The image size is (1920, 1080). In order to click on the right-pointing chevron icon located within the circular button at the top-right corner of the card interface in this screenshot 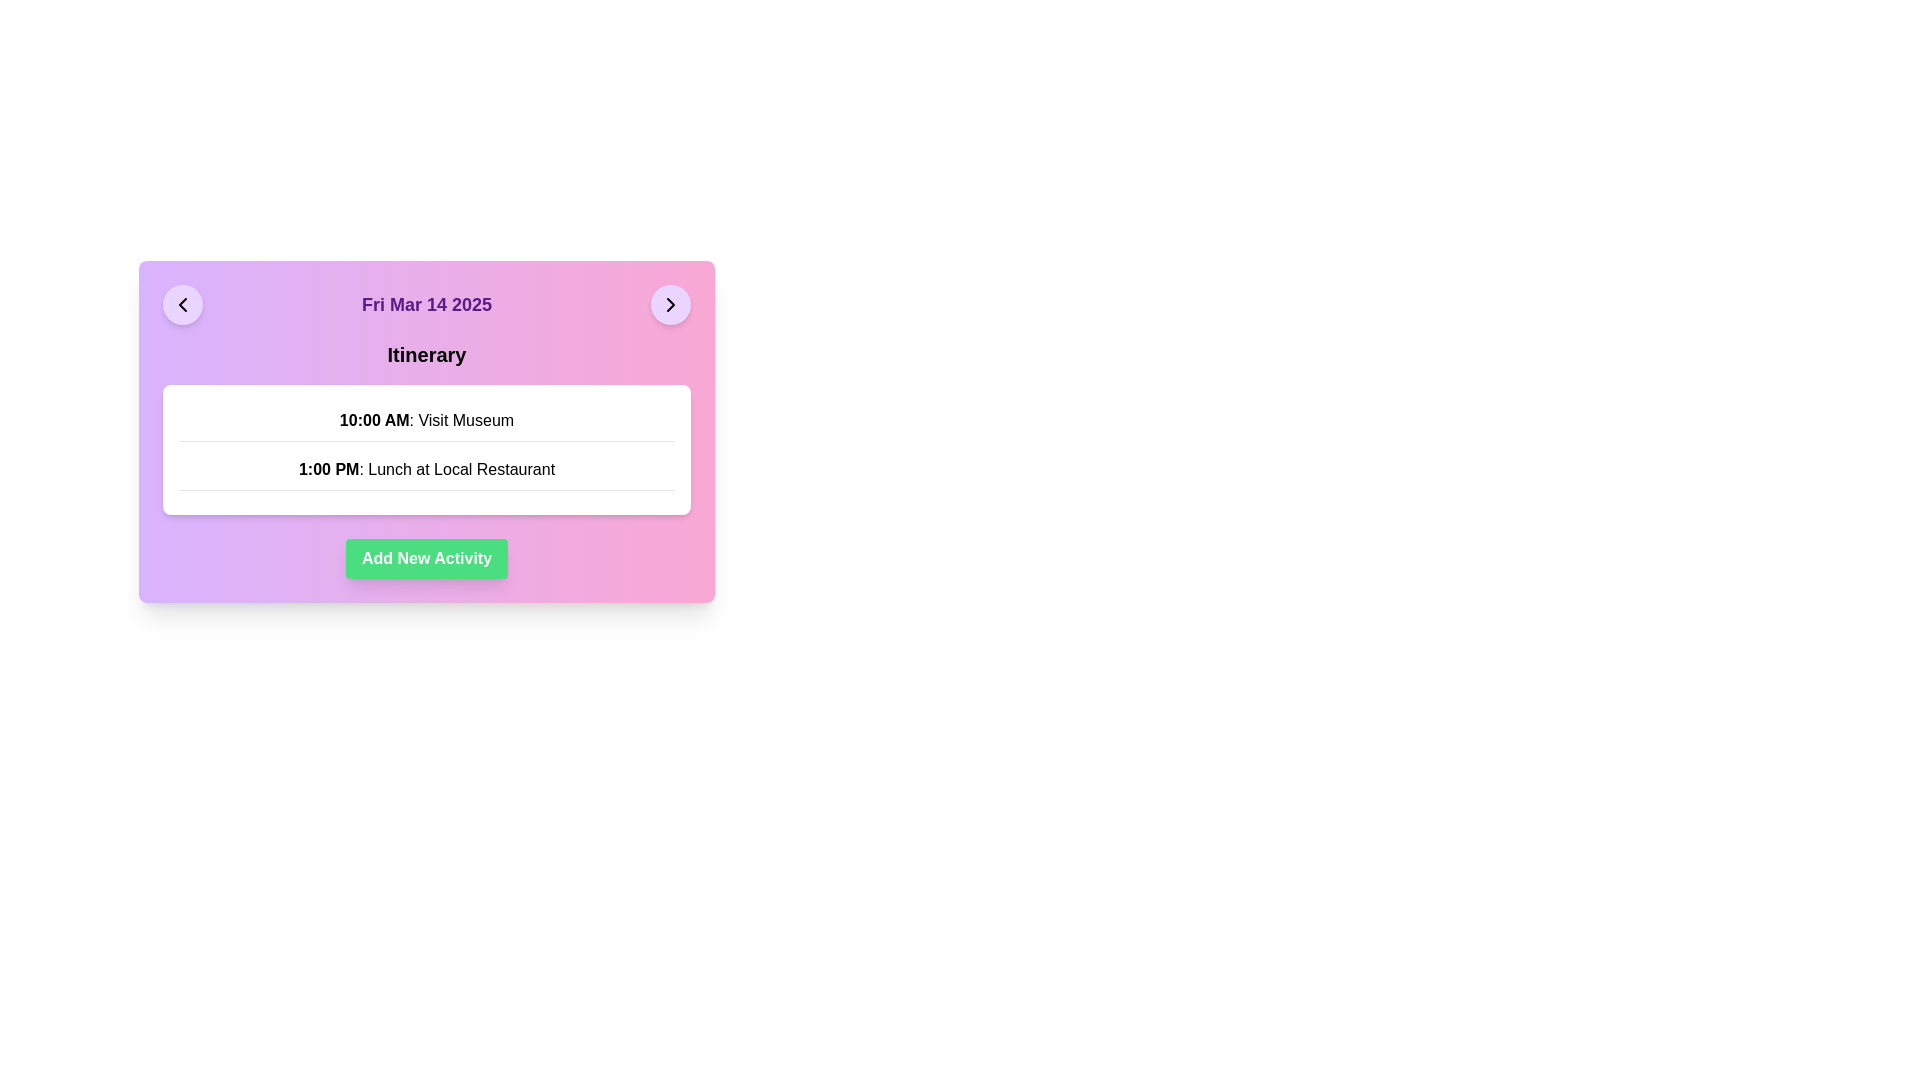, I will do `click(671, 304)`.